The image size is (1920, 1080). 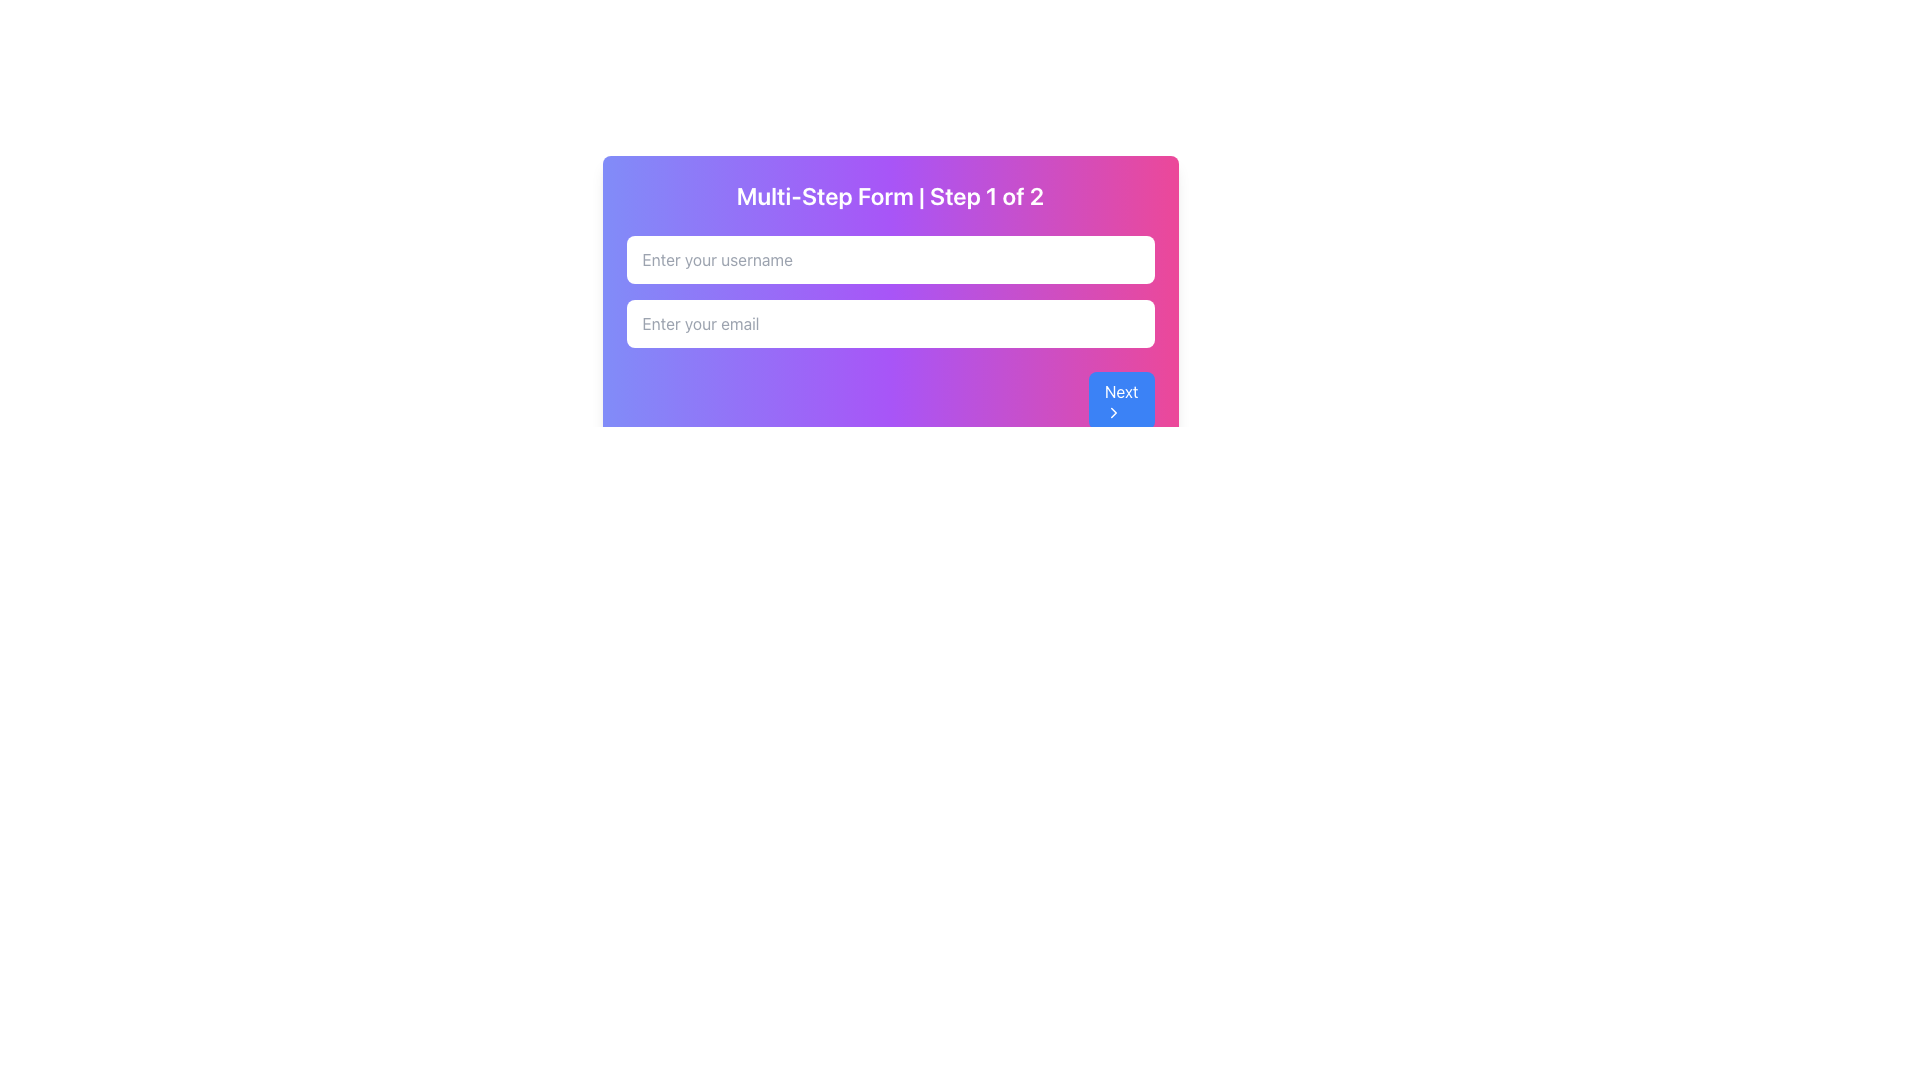 What do you see at coordinates (1112, 411) in the screenshot?
I see `the small rightward arrow icon with a chevron pattern, located adjacent to the text 'Next' on the blue button in the bottom-right corner of the card` at bounding box center [1112, 411].